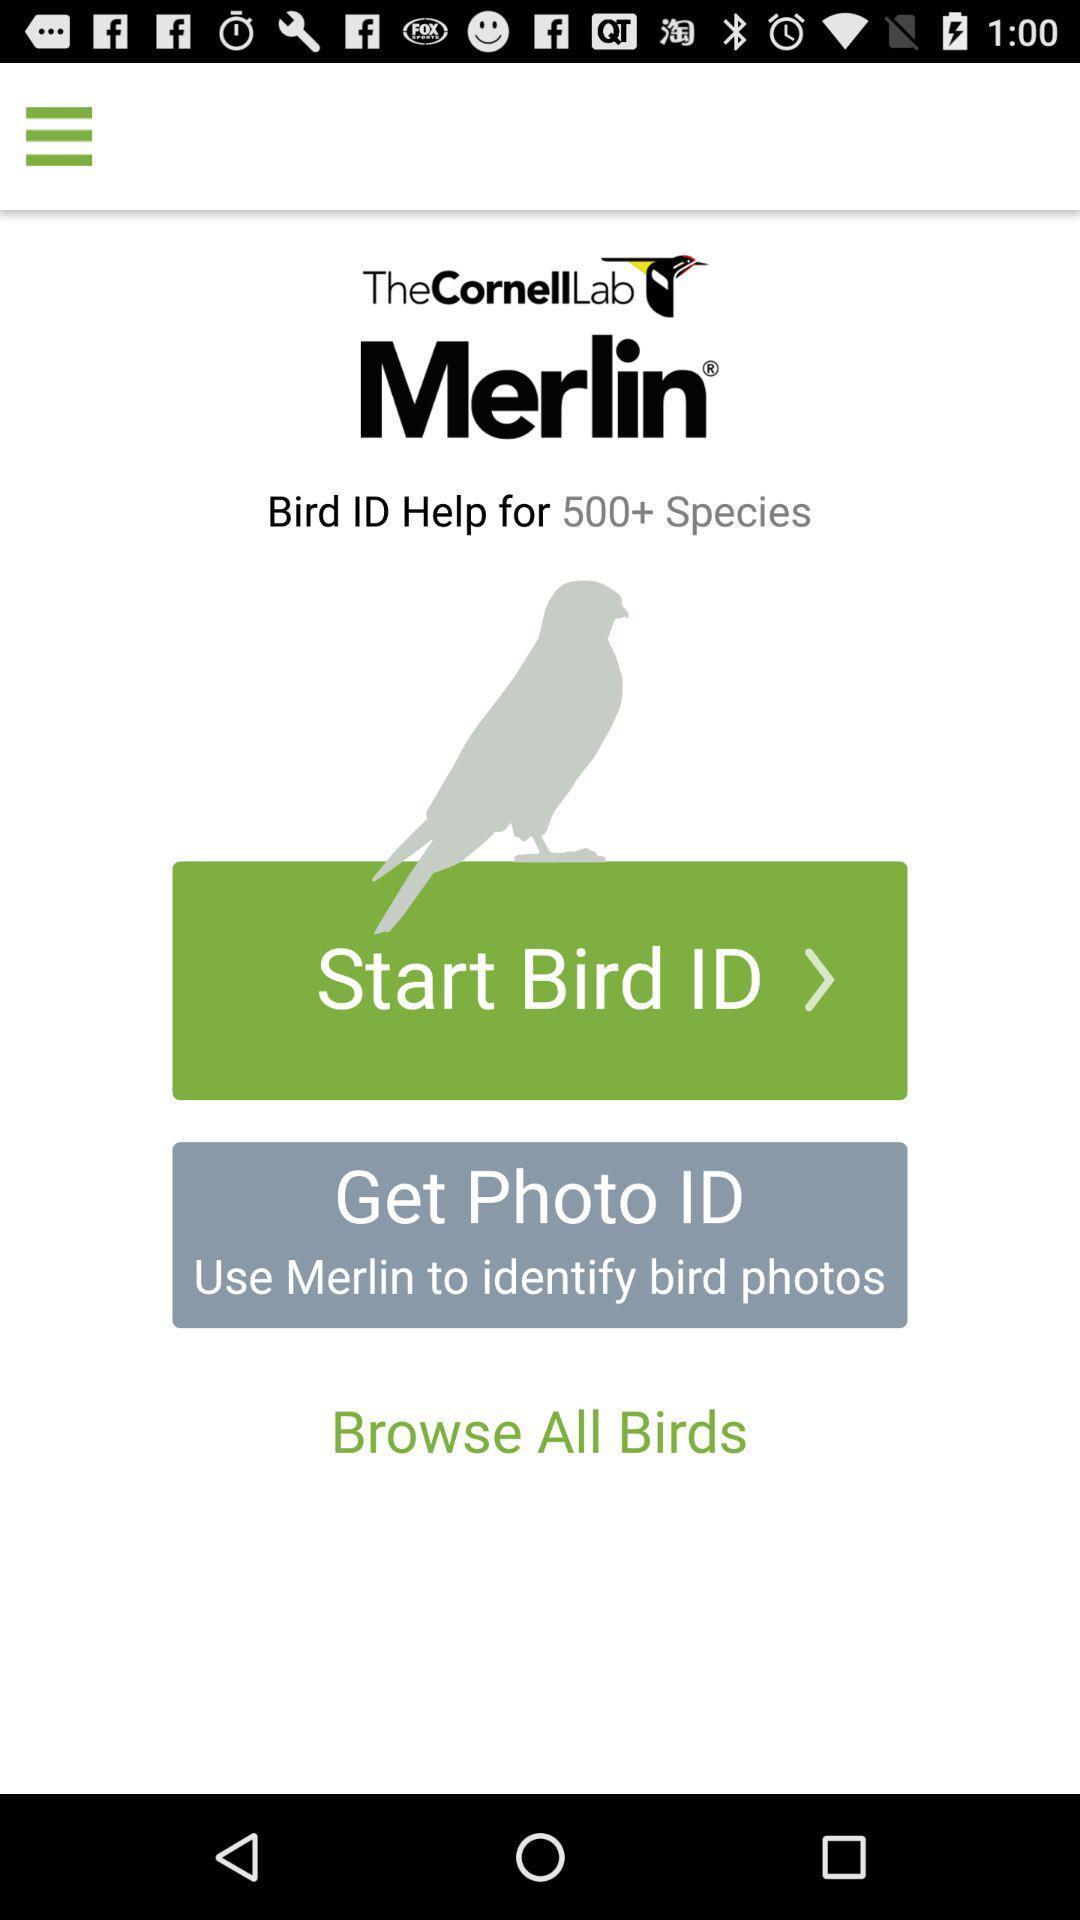 Image resolution: width=1080 pixels, height=1920 pixels. I want to click on get photo id icon, so click(538, 1194).